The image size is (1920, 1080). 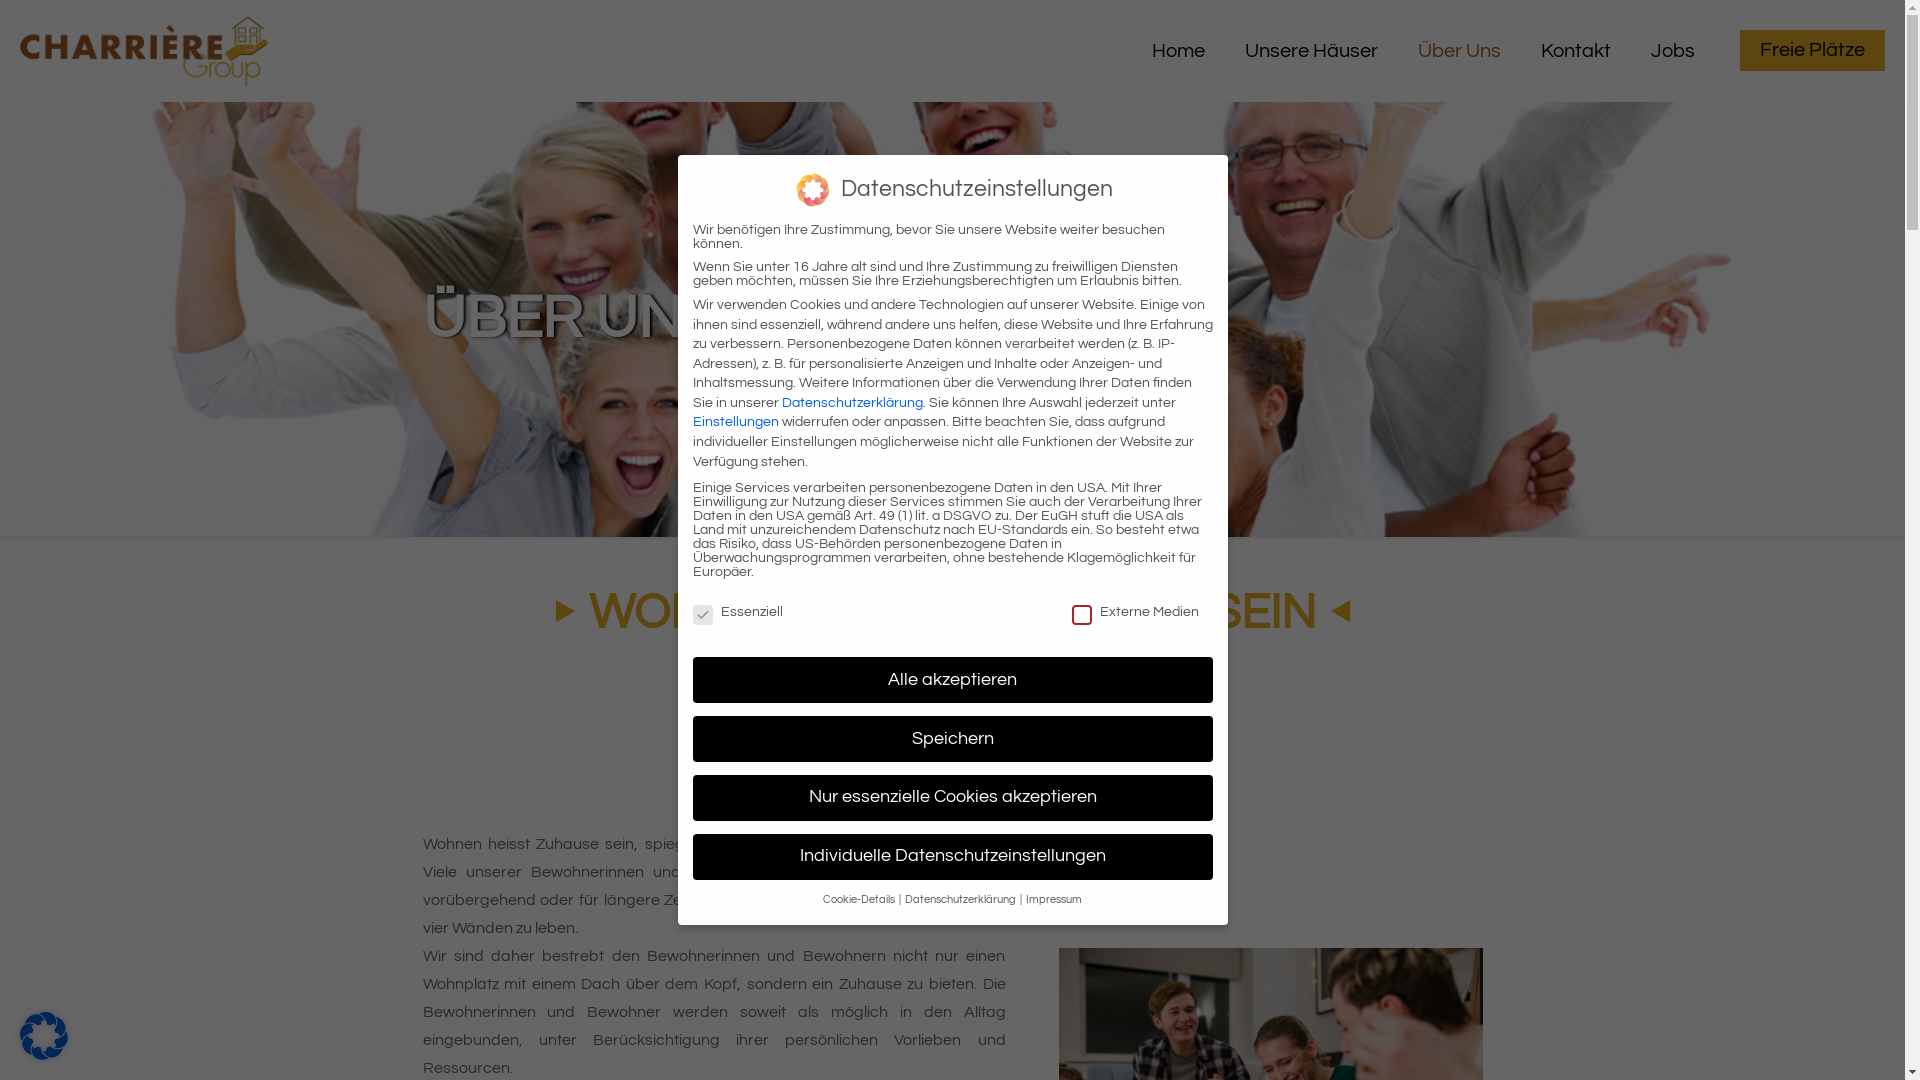 What do you see at coordinates (950, 855) in the screenshot?
I see `'Individuelle Datenschutzeinstellungen'` at bounding box center [950, 855].